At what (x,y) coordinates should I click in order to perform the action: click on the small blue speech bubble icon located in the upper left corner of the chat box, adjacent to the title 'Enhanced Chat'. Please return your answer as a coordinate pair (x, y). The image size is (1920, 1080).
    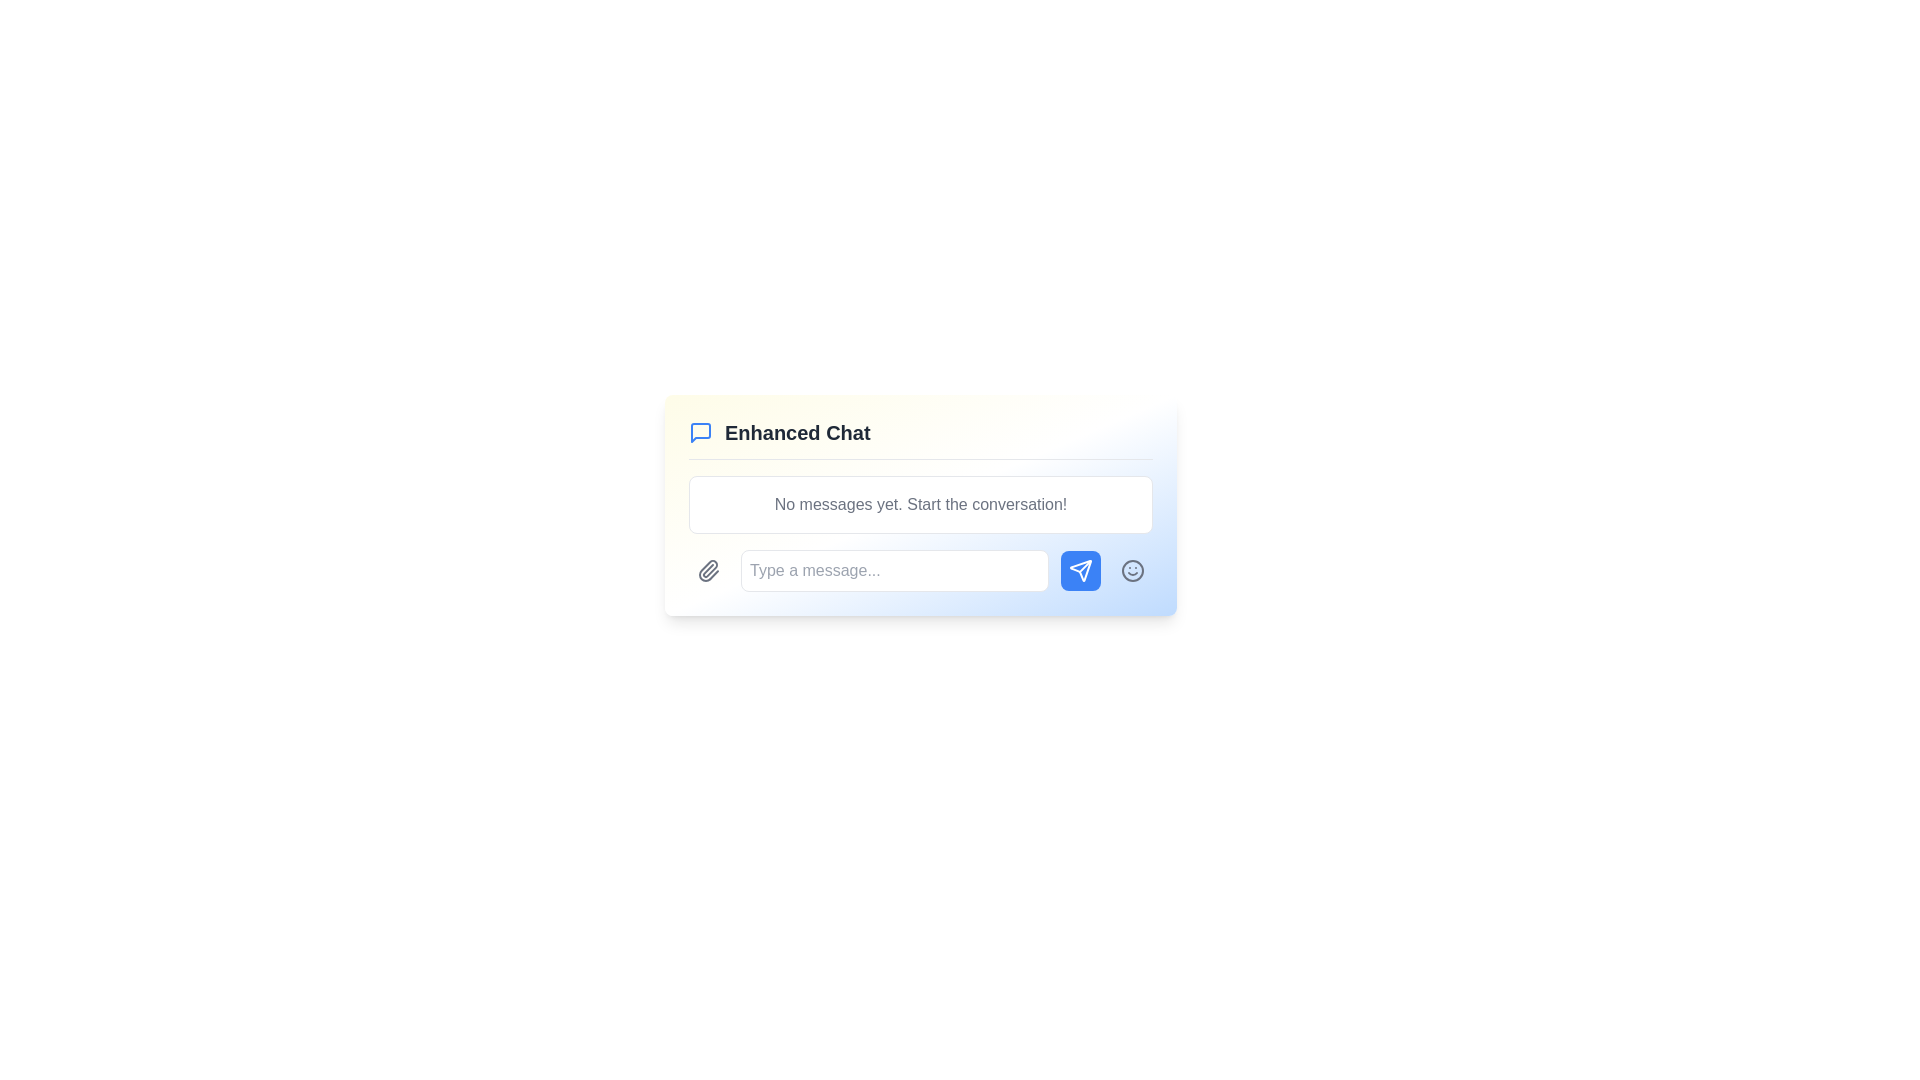
    Looking at the image, I should click on (700, 431).